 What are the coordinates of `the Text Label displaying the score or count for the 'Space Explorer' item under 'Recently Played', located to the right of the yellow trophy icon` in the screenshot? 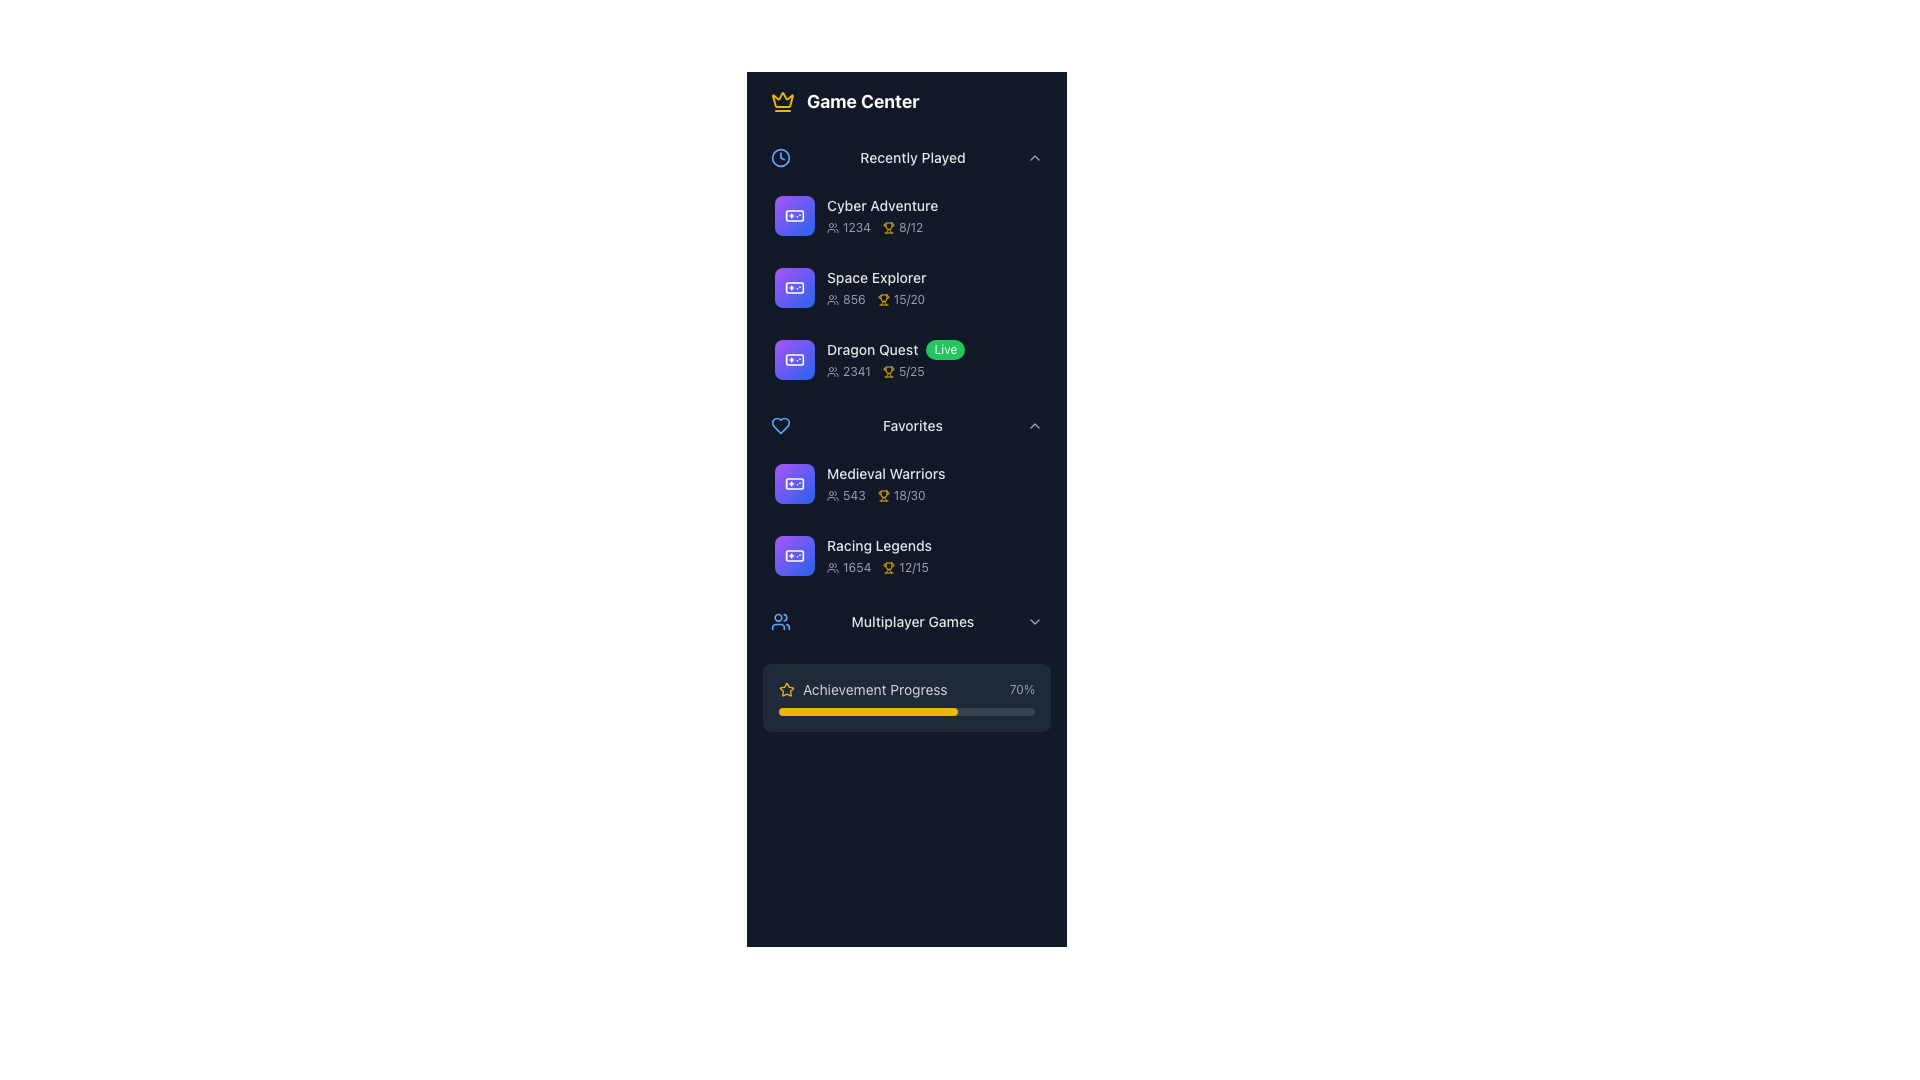 It's located at (908, 300).